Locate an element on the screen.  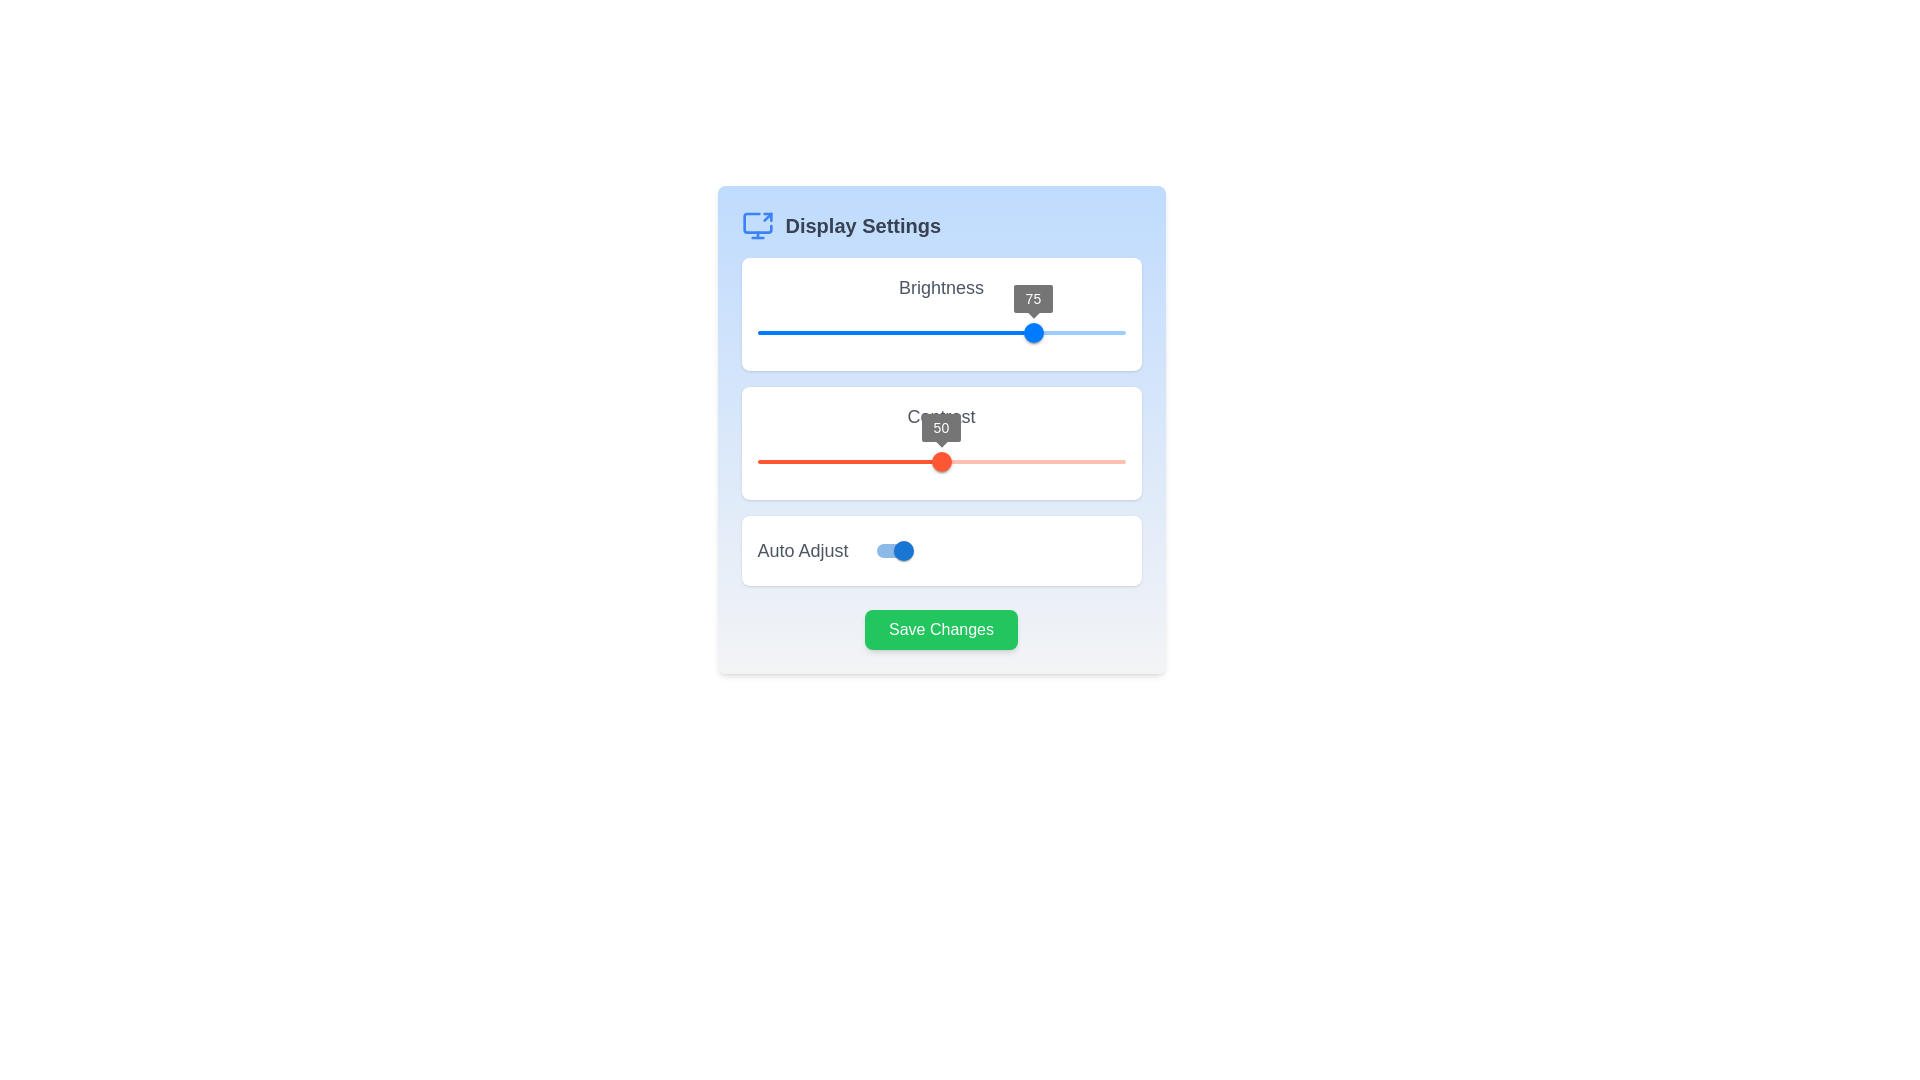
contrast is located at coordinates (1076, 462).